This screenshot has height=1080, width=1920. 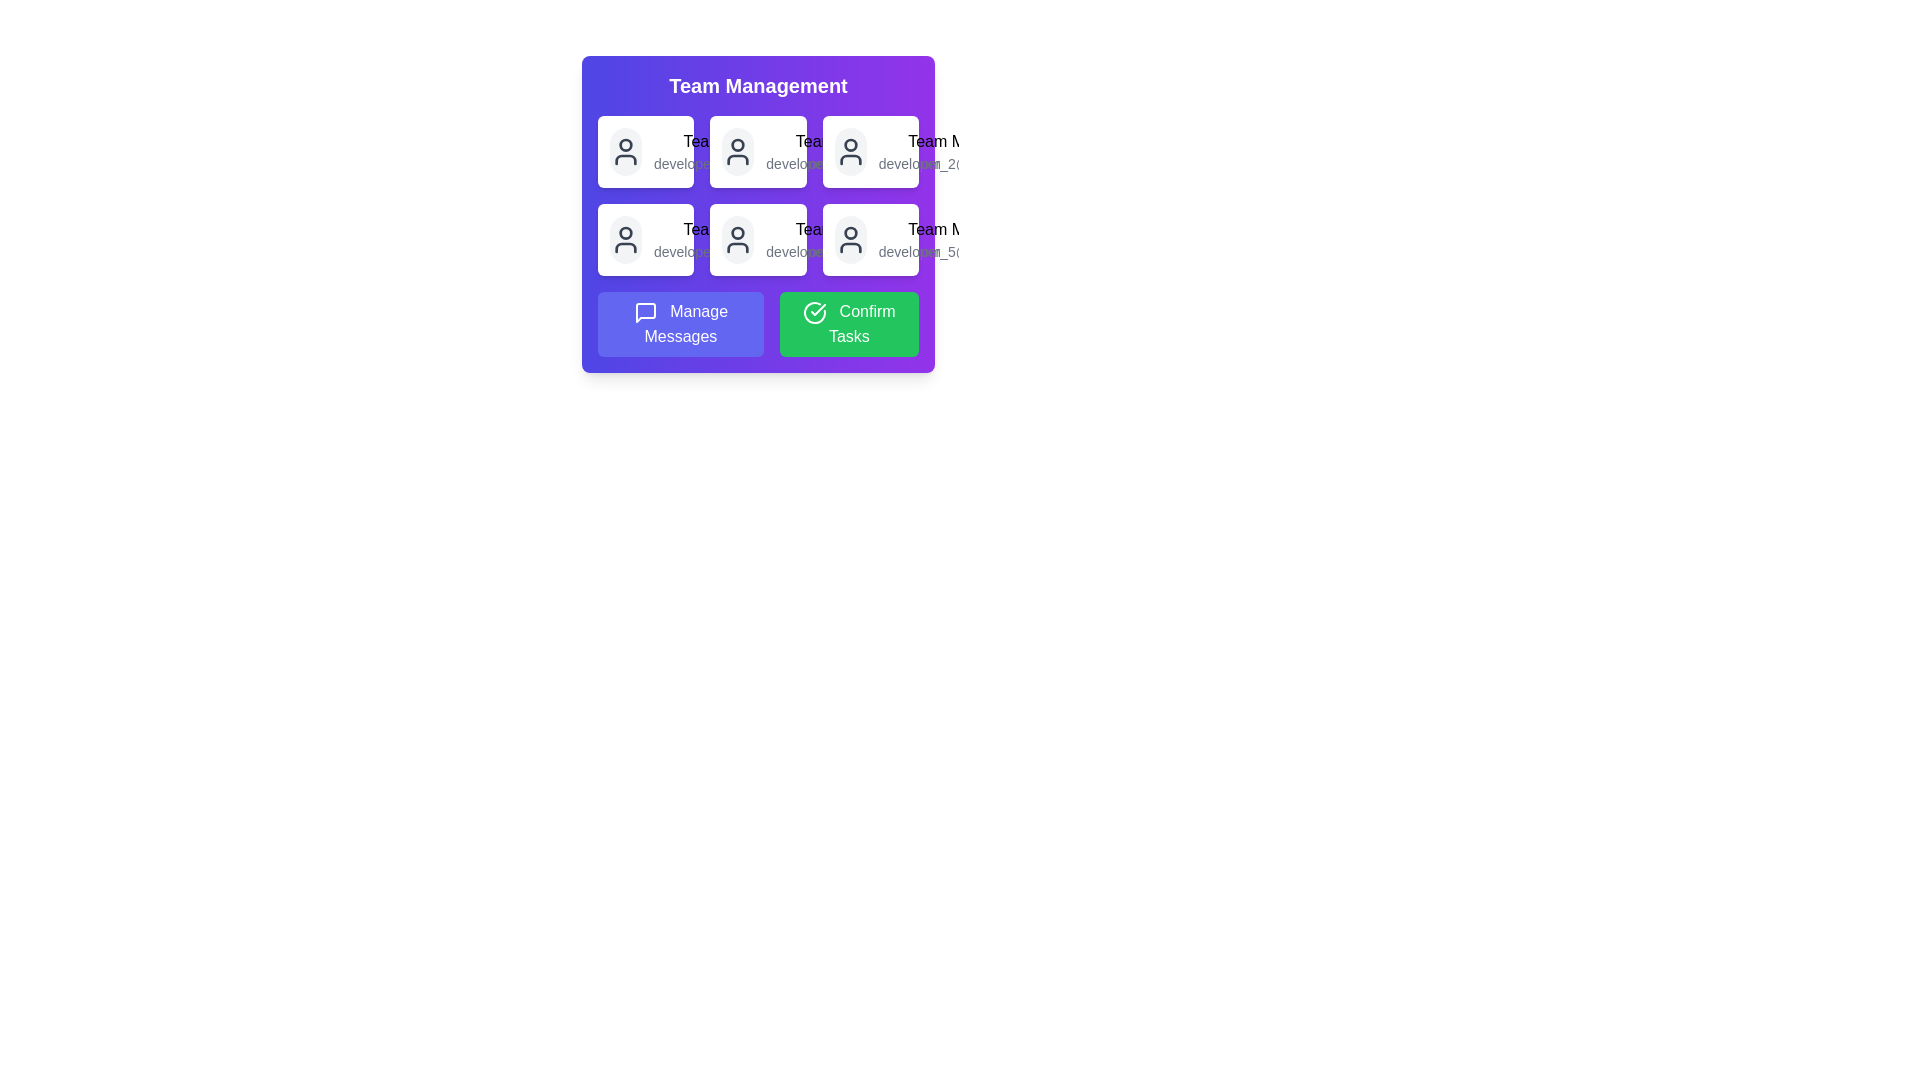 I want to click on the user avatar icon situated in the fourth position of the six-item grid under the 'Team Management' heading to interact with it, so click(x=850, y=238).